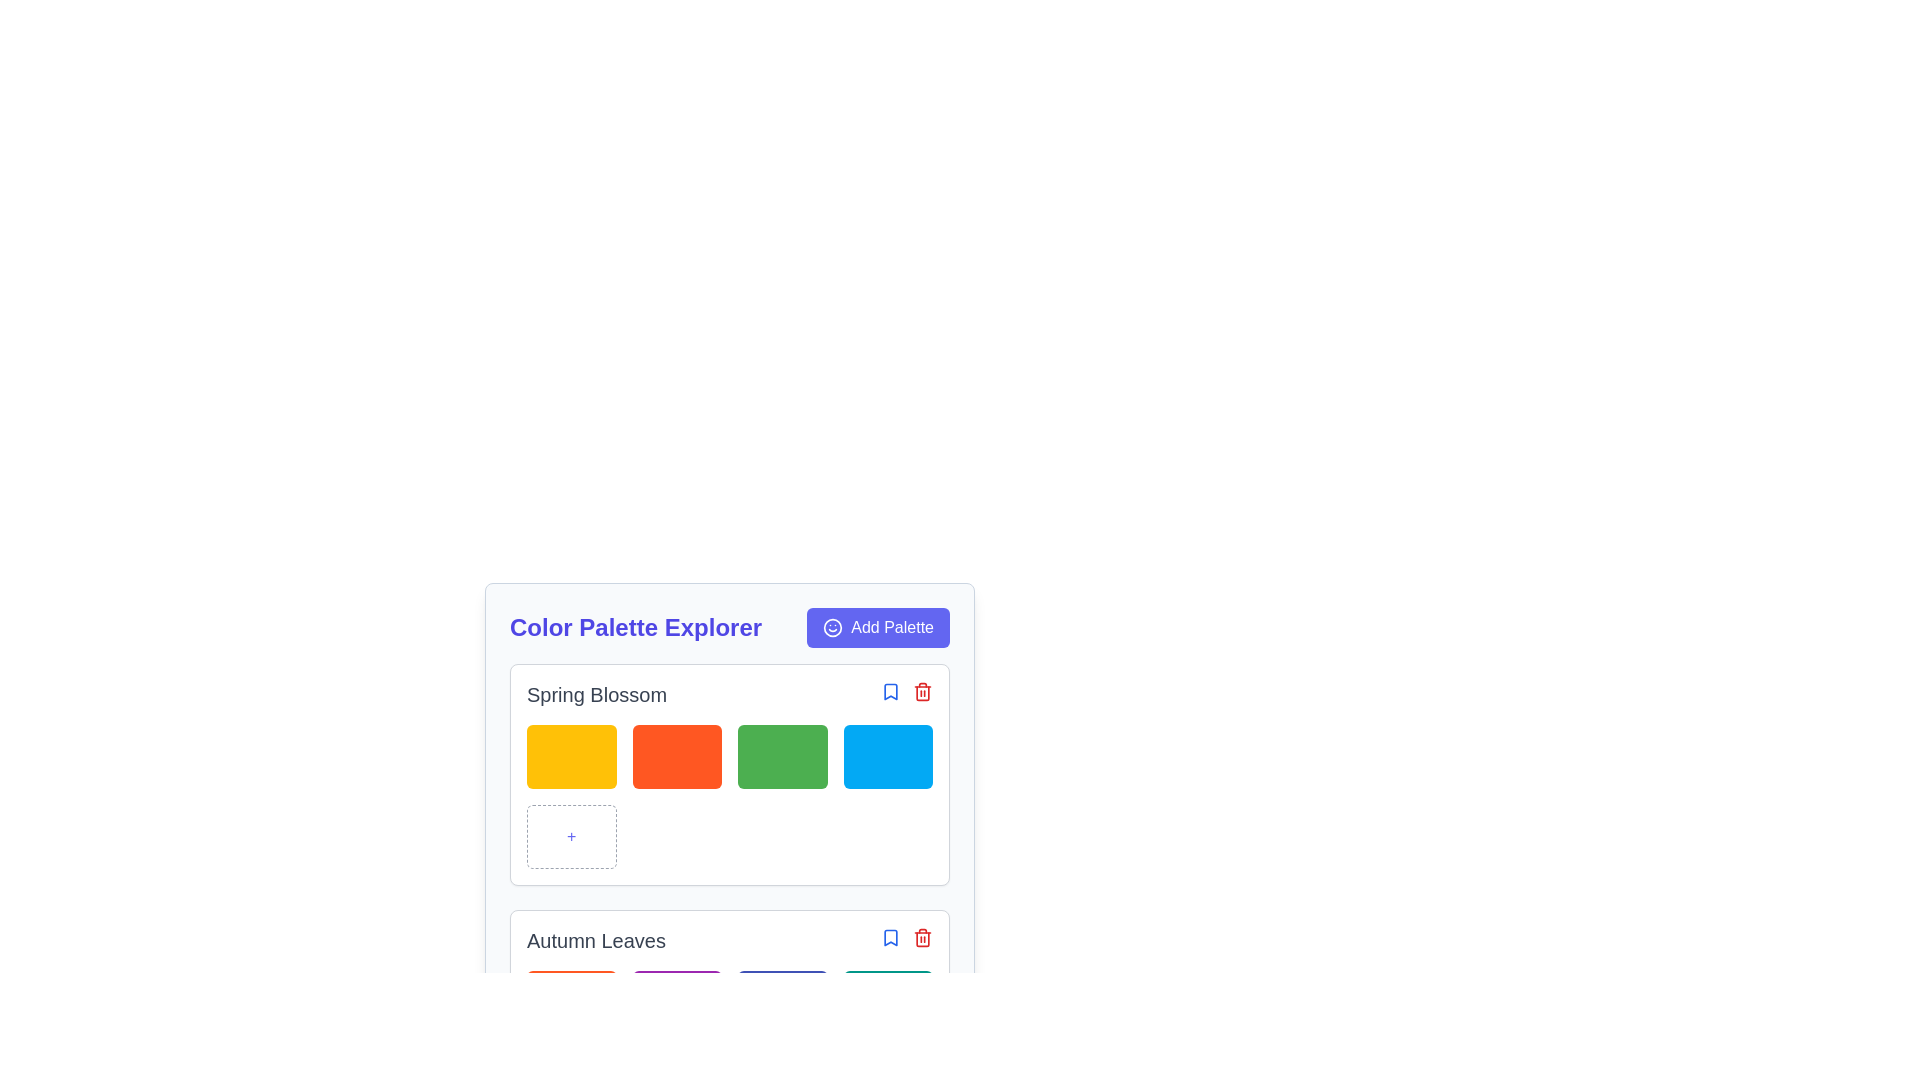  What do you see at coordinates (781, 756) in the screenshot?
I see `the third color swatch in the 'Spring Blossom' section of the 'Color Palette Explorer'` at bounding box center [781, 756].